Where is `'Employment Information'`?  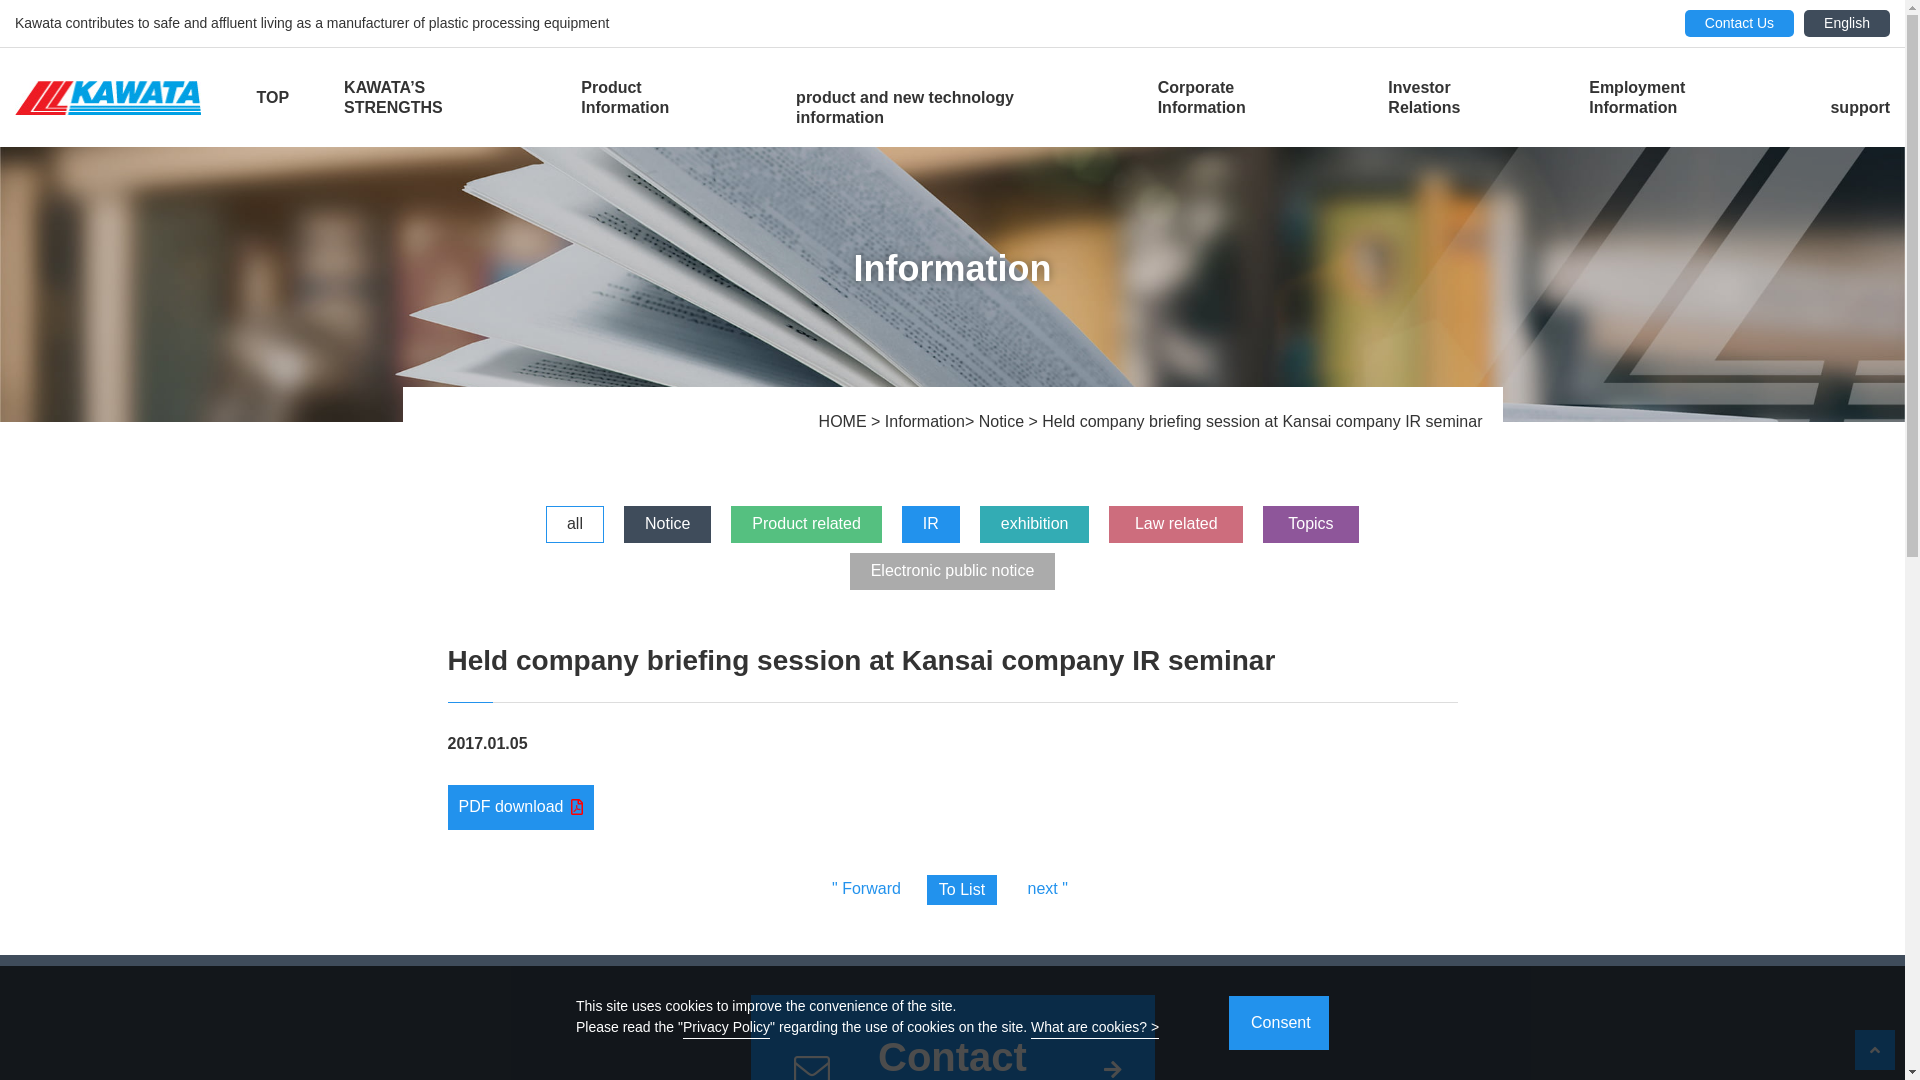 'Employment Information' is located at coordinates (1680, 97).